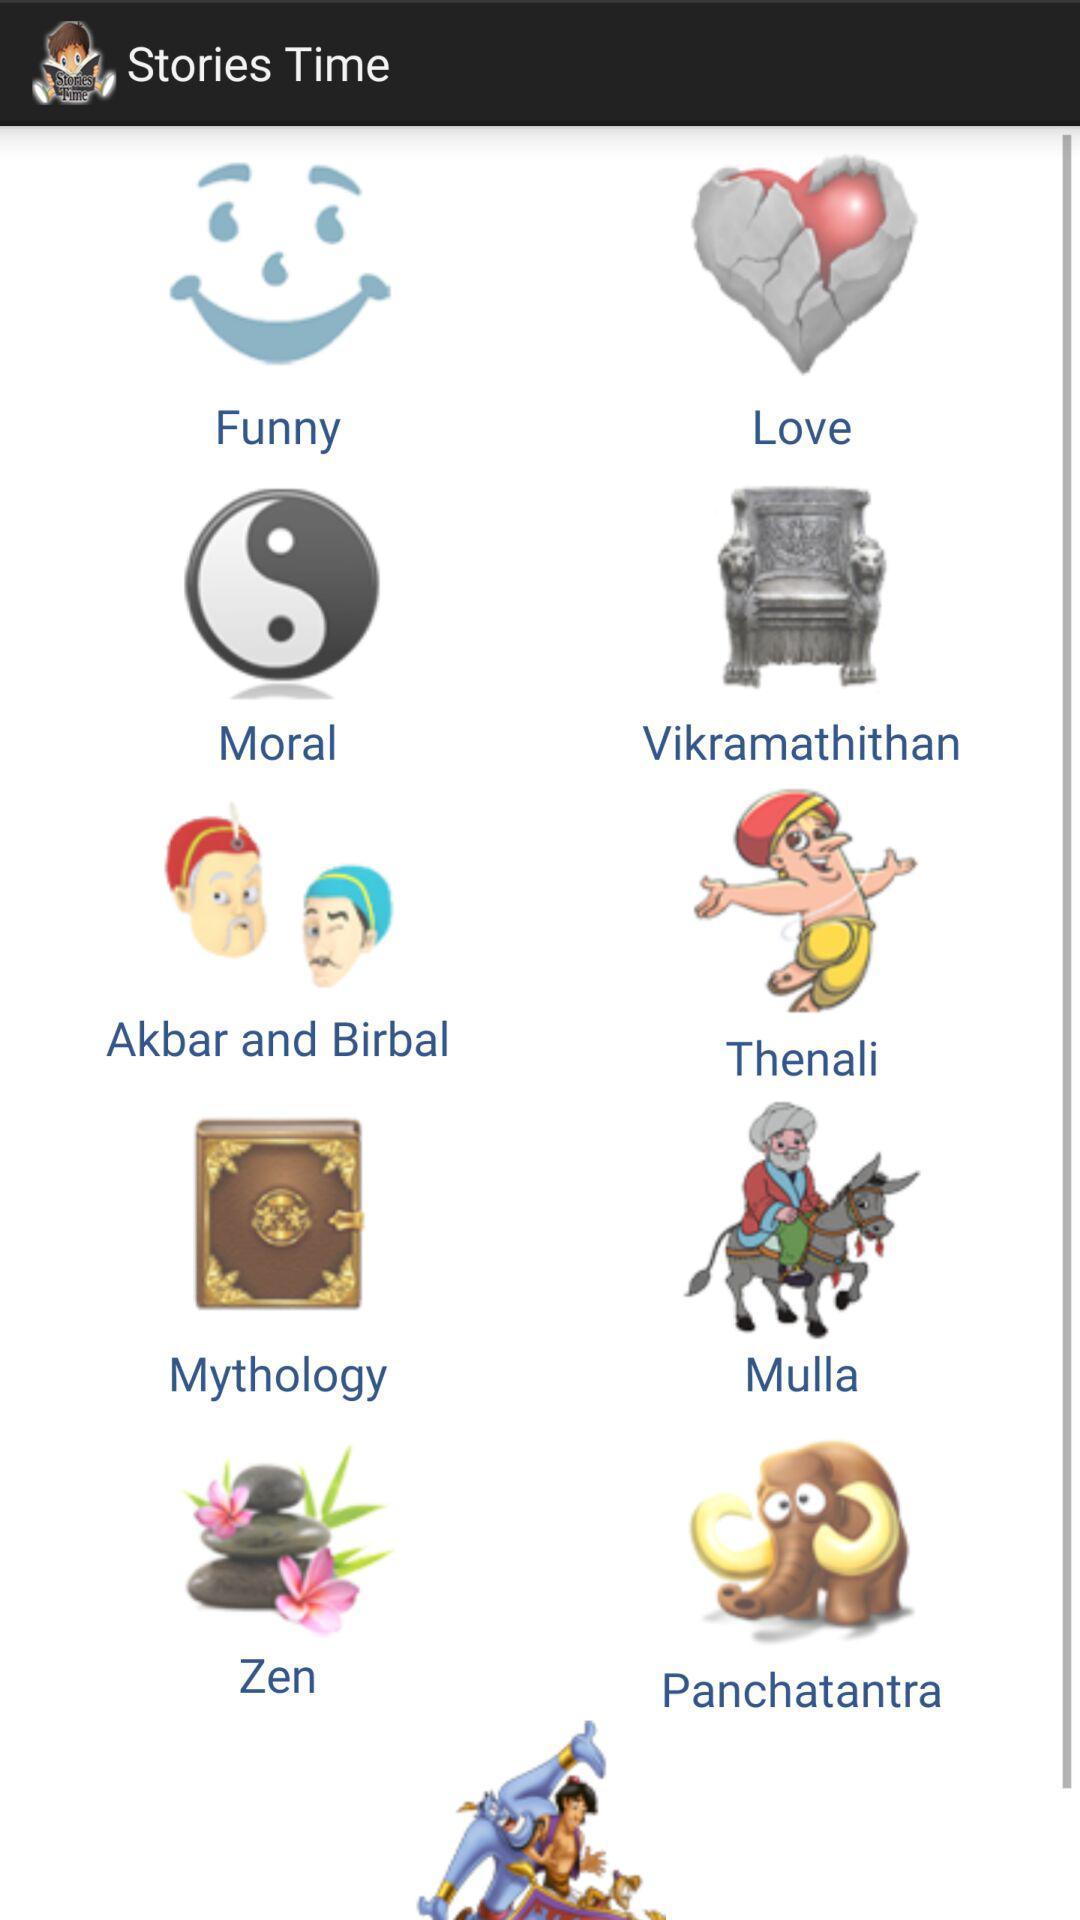 This screenshot has height=1920, width=1080. Describe the element at coordinates (801, 1562) in the screenshot. I see `the panchatantra image which is in the fourth row second column` at that location.